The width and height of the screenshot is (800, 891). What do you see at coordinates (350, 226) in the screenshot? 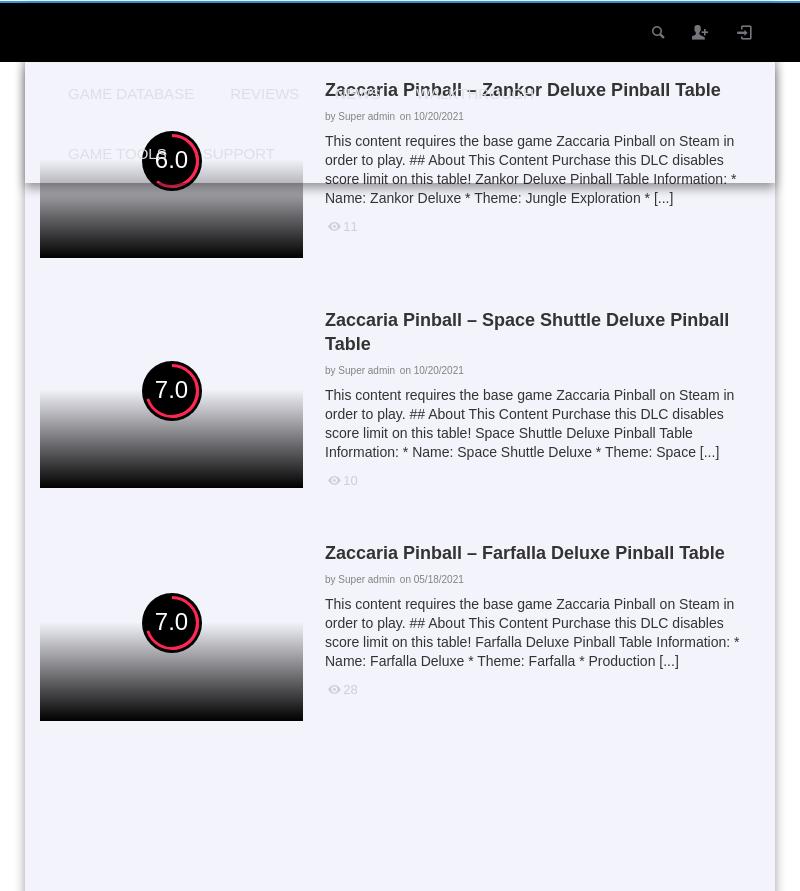
I see `'11'` at bounding box center [350, 226].